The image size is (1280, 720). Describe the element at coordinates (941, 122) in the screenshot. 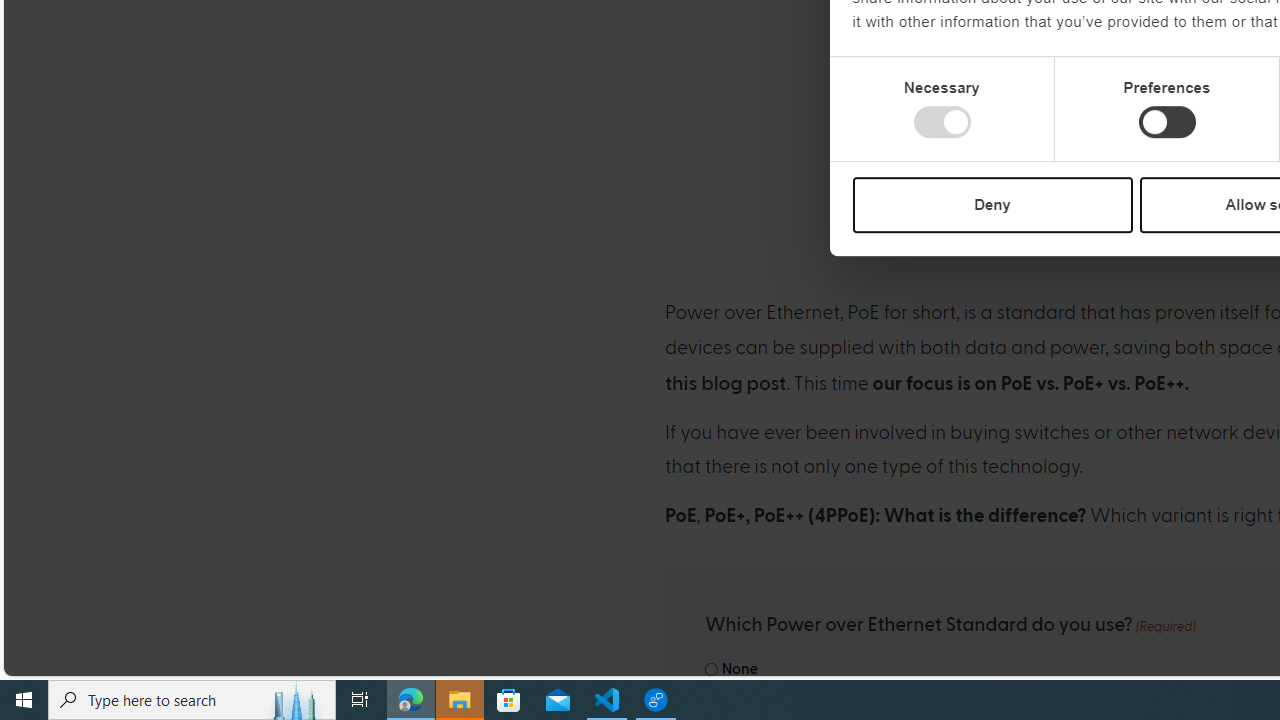

I see `'Necessary'` at that location.